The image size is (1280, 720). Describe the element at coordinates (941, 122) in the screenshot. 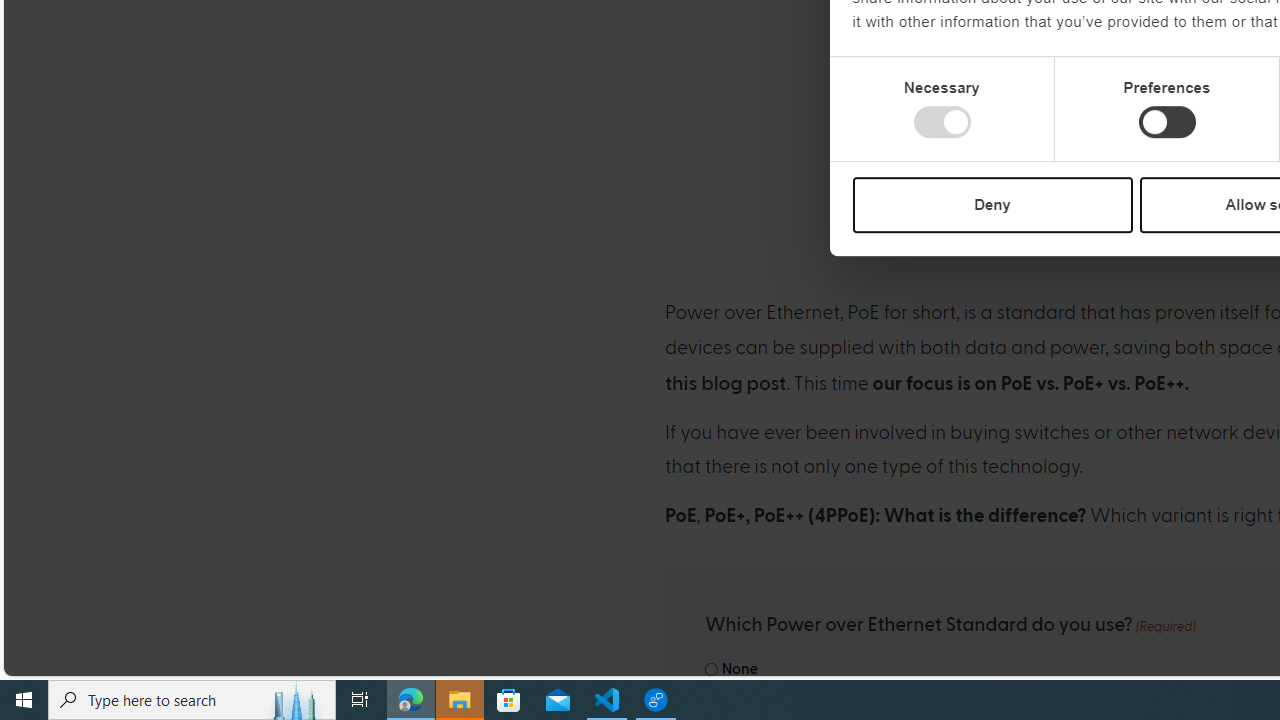

I see `'Necessary'` at that location.